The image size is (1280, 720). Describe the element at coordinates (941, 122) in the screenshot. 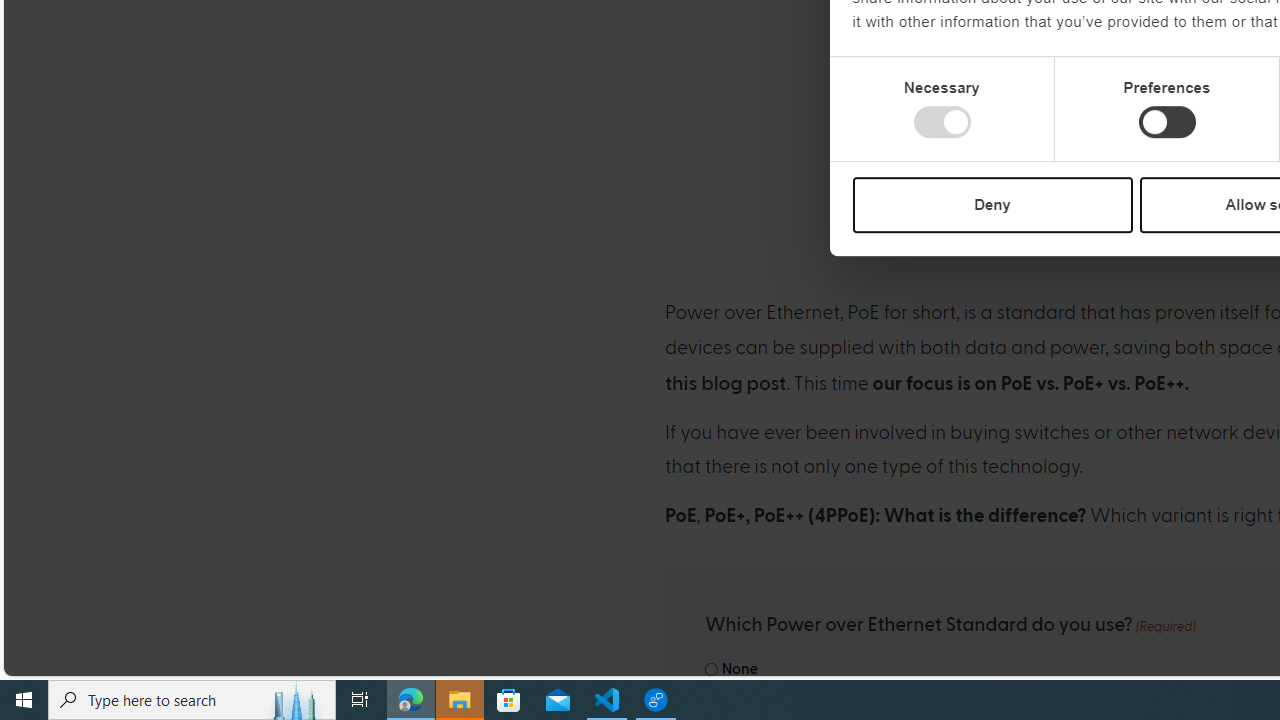

I see `'Necessary'` at that location.